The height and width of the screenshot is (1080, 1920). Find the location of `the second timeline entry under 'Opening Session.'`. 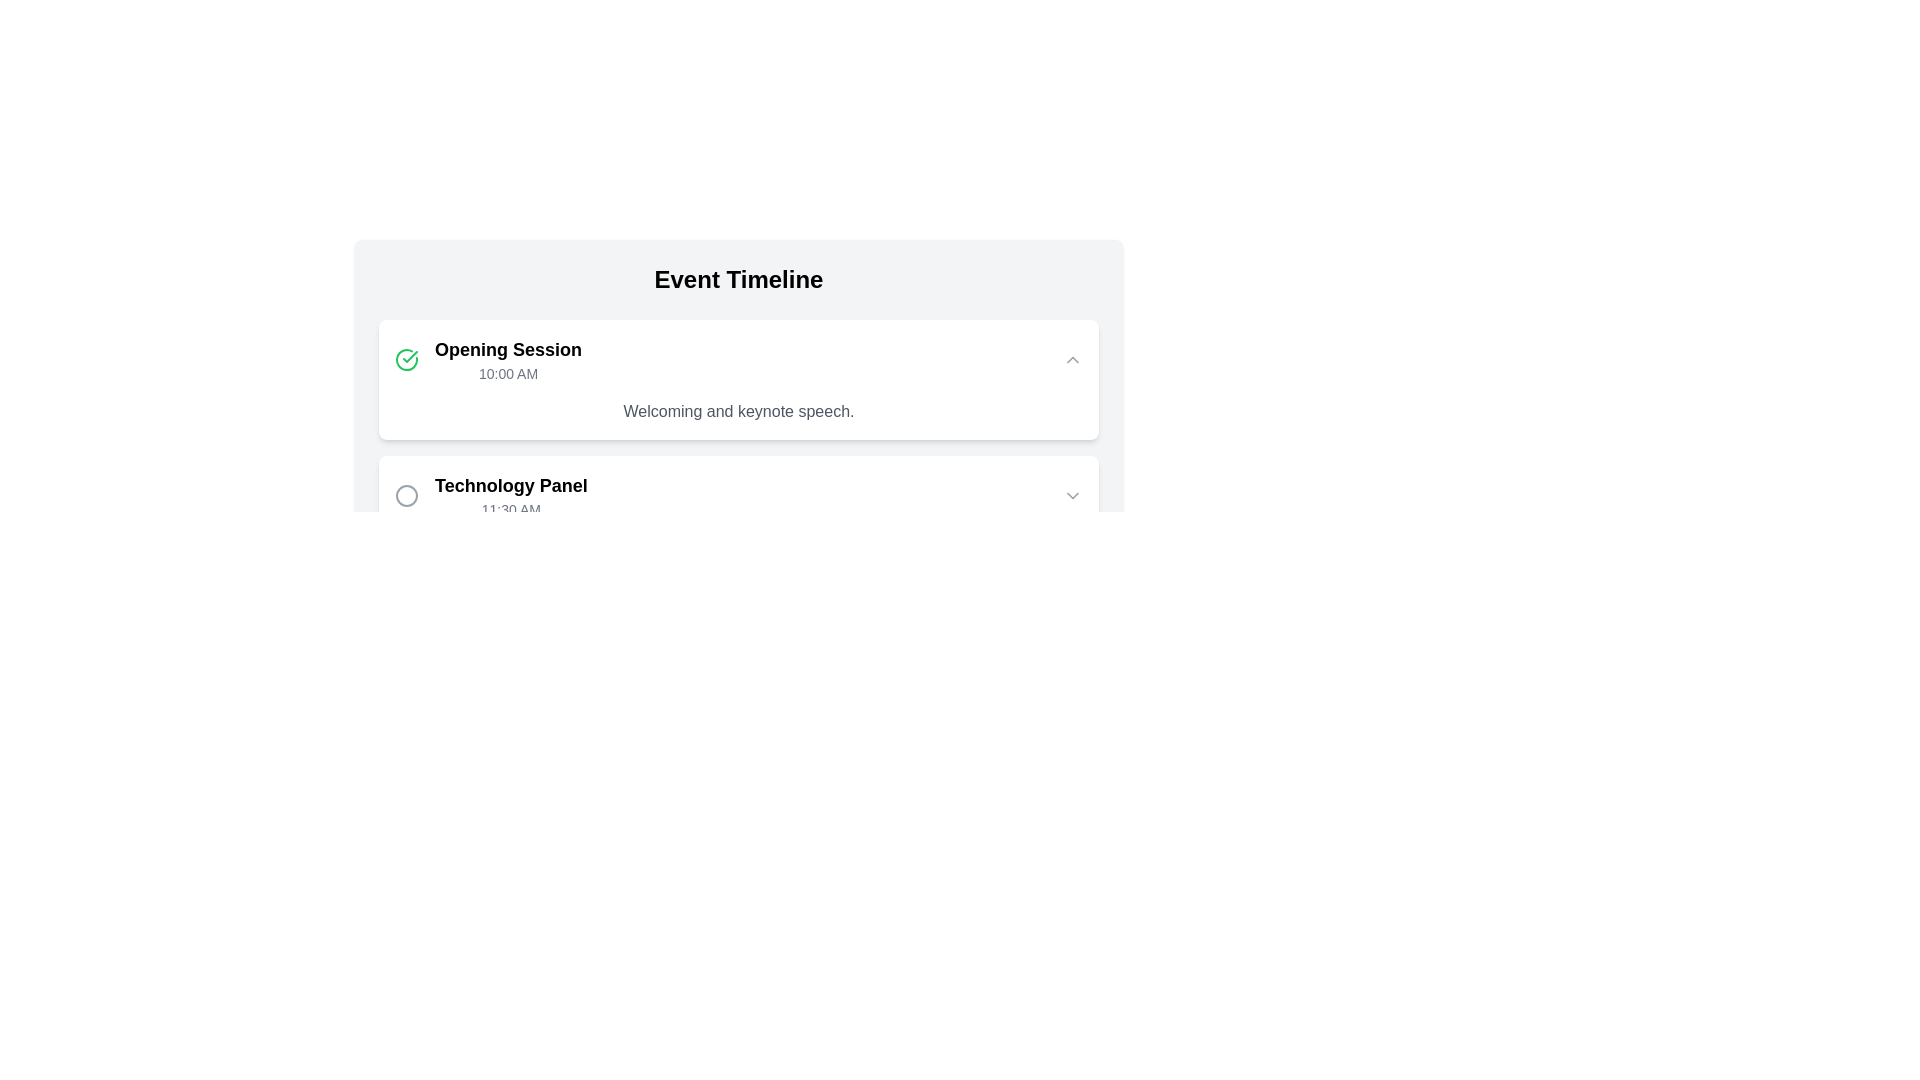

the second timeline entry under 'Opening Session.' is located at coordinates (738, 495).